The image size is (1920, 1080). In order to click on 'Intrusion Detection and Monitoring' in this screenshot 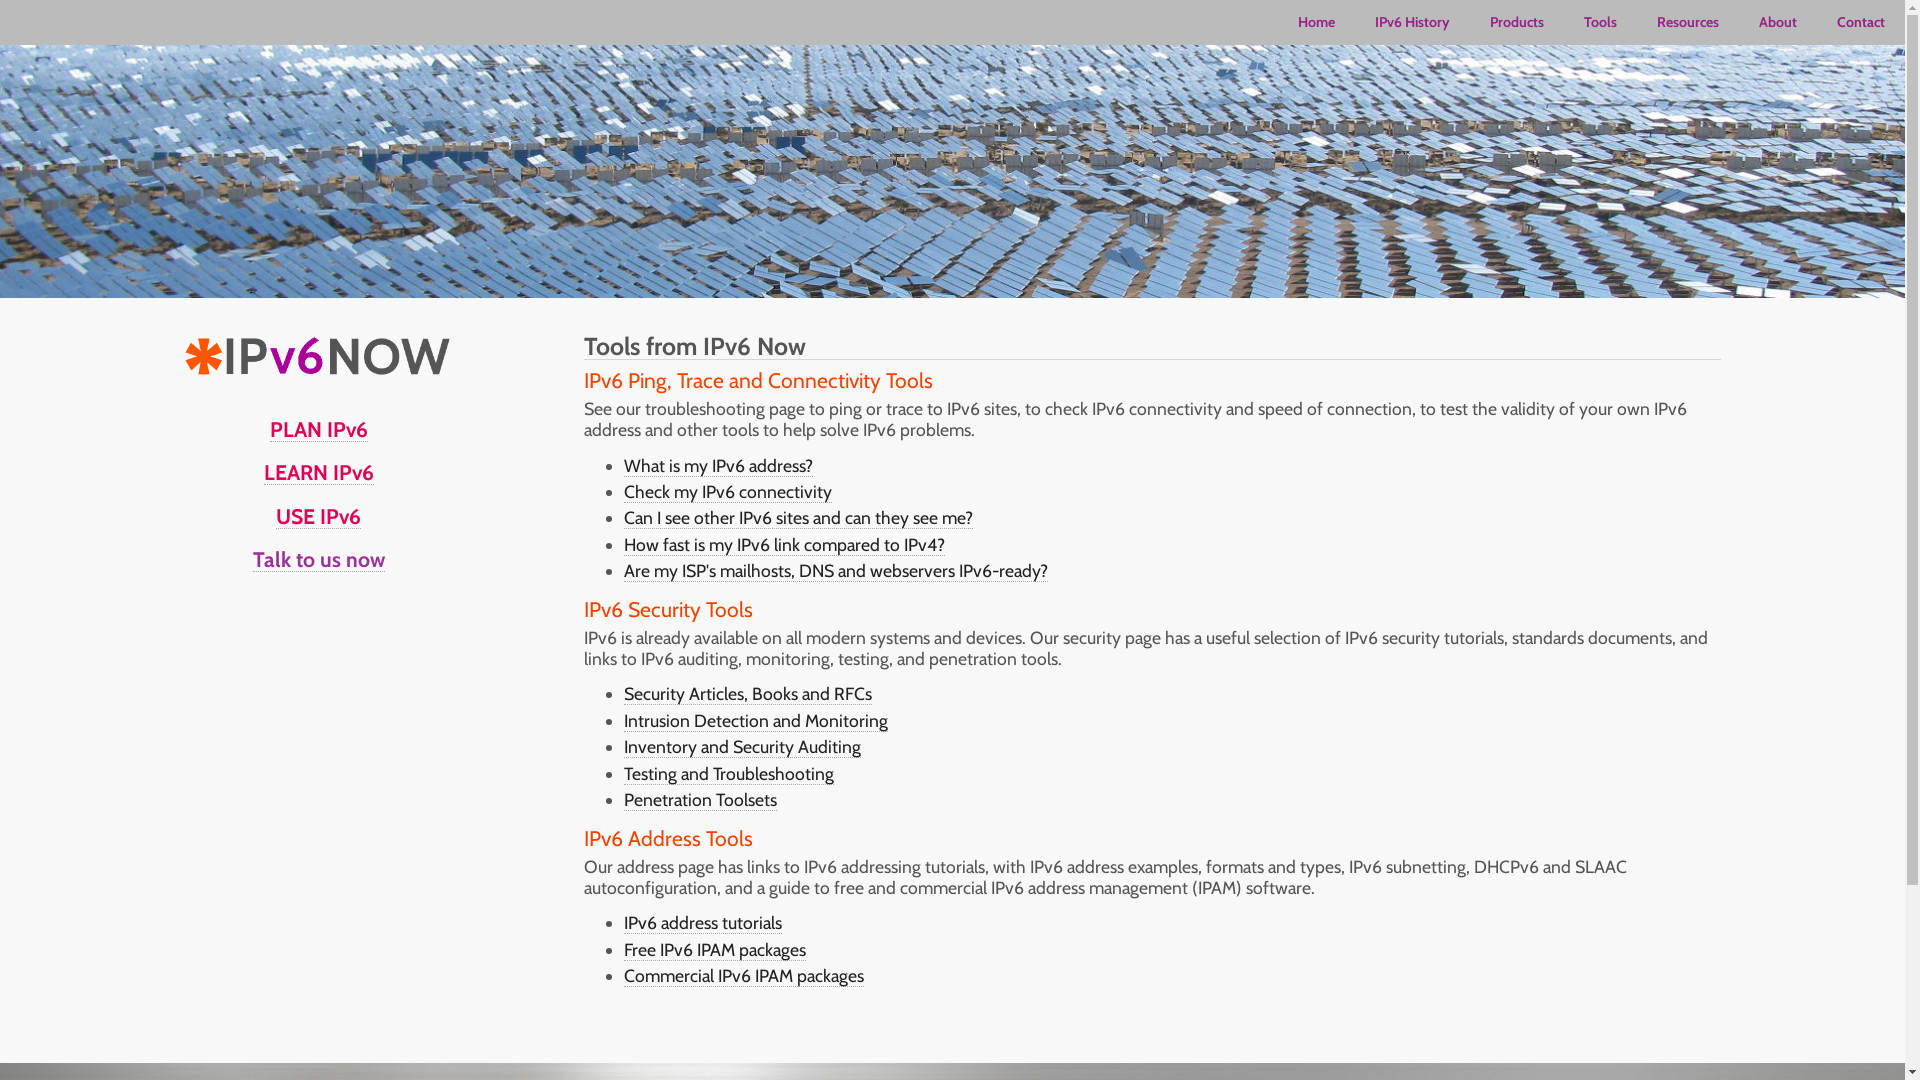, I will do `click(755, 721)`.